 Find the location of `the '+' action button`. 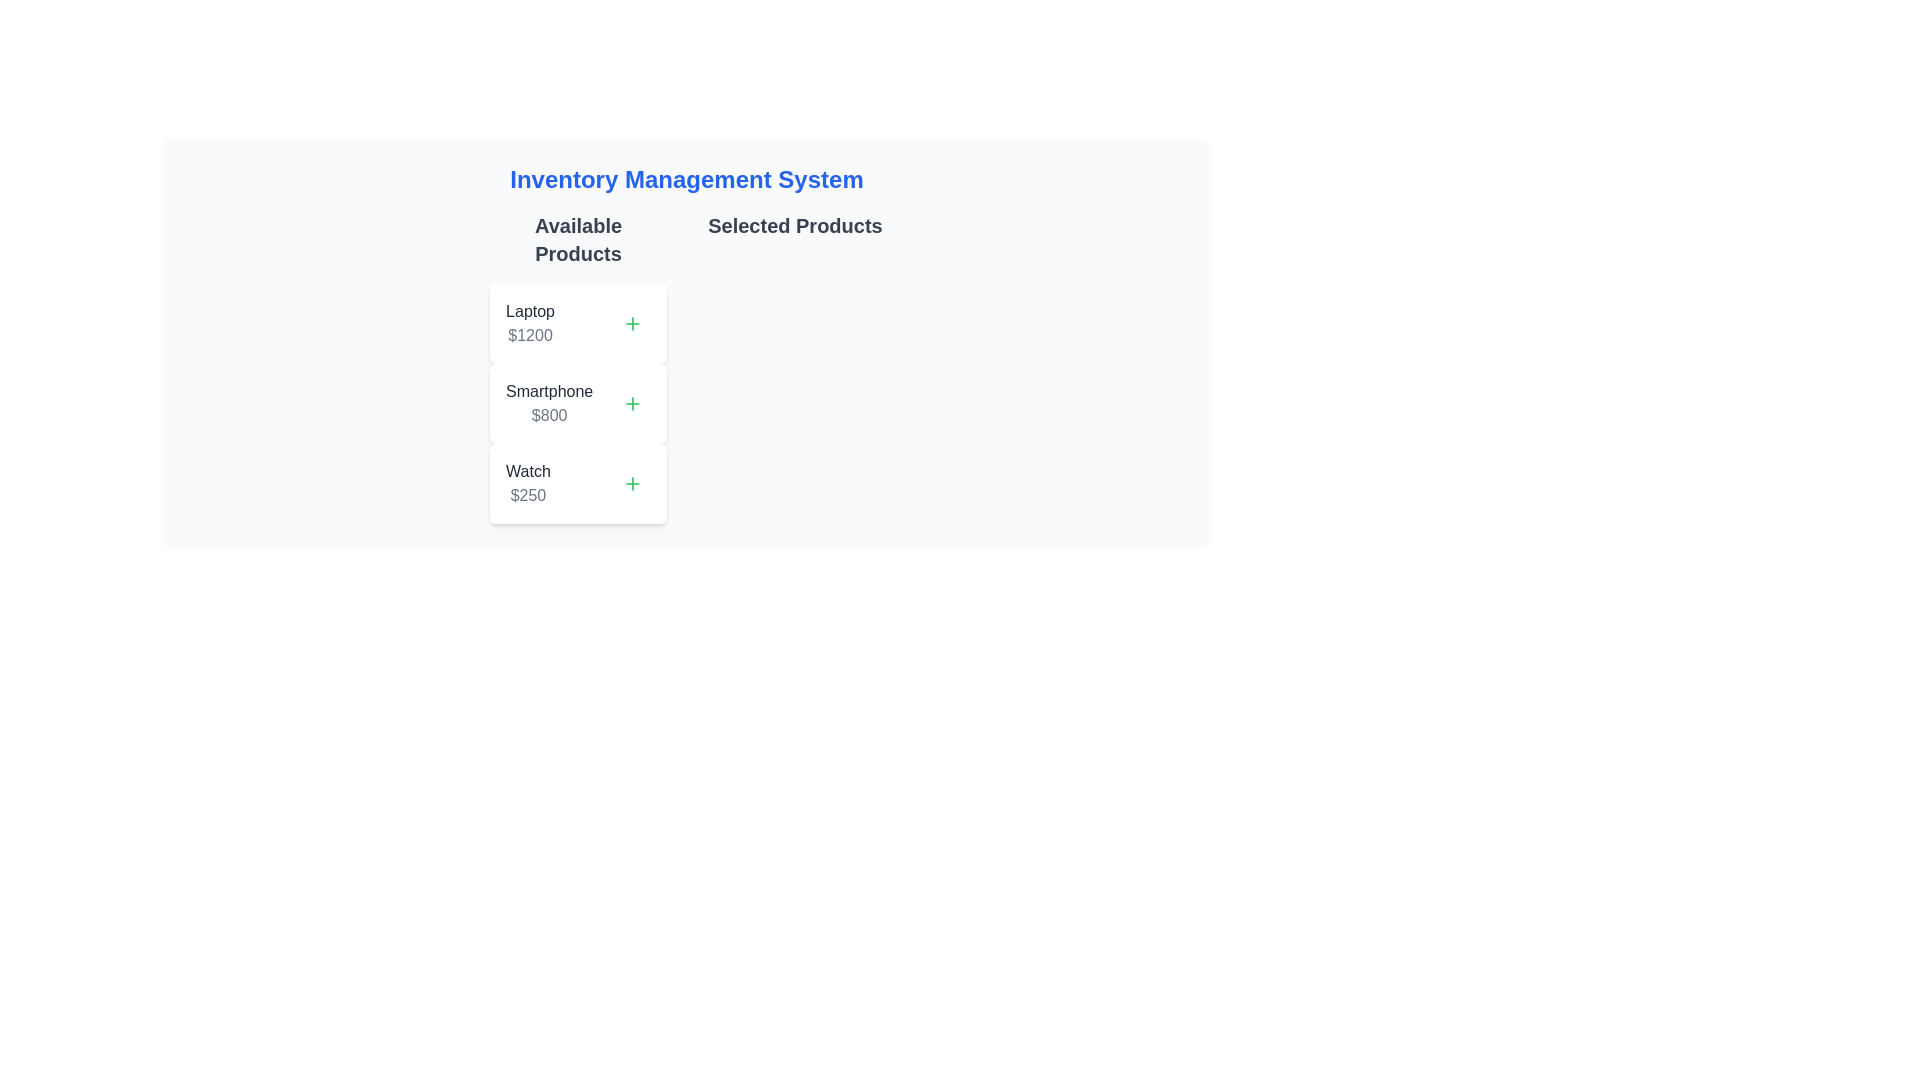

the '+' action button is located at coordinates (577, 367).